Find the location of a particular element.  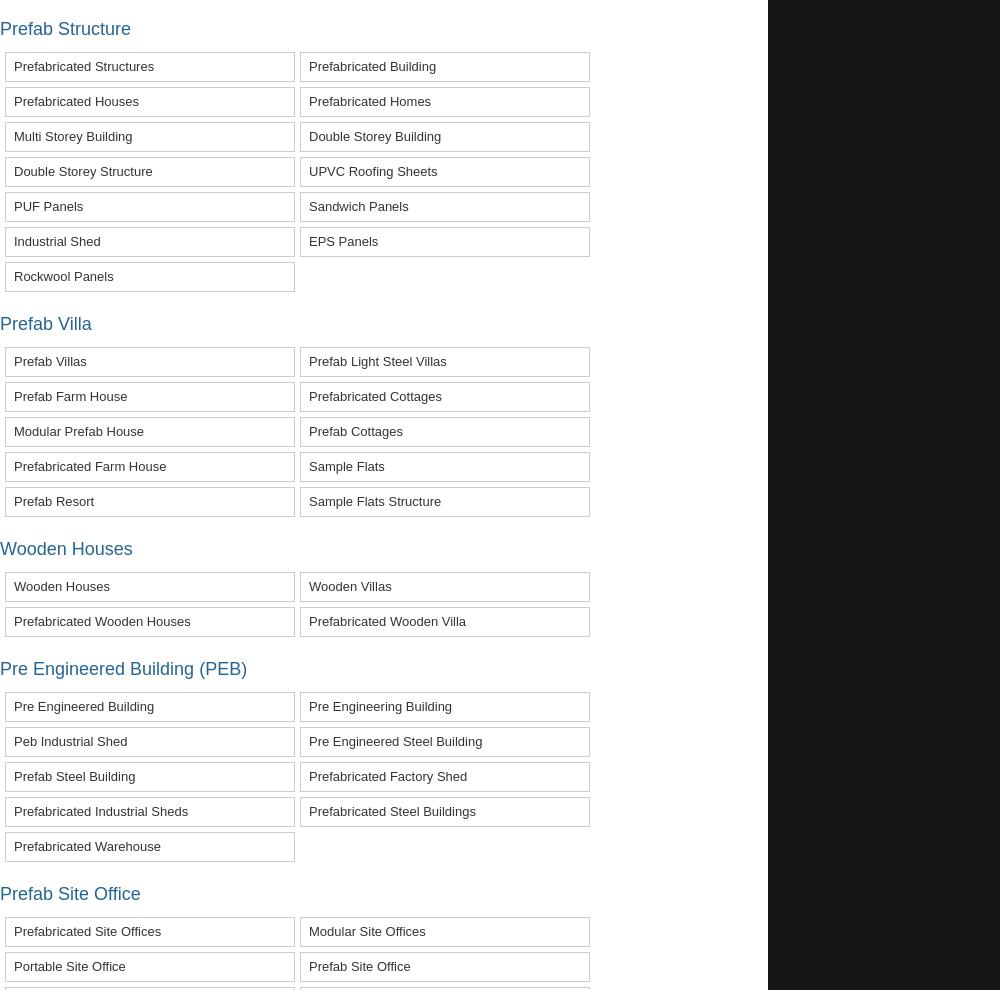

'prefabricated industrial sheds' is located at coordinates (14, 809).